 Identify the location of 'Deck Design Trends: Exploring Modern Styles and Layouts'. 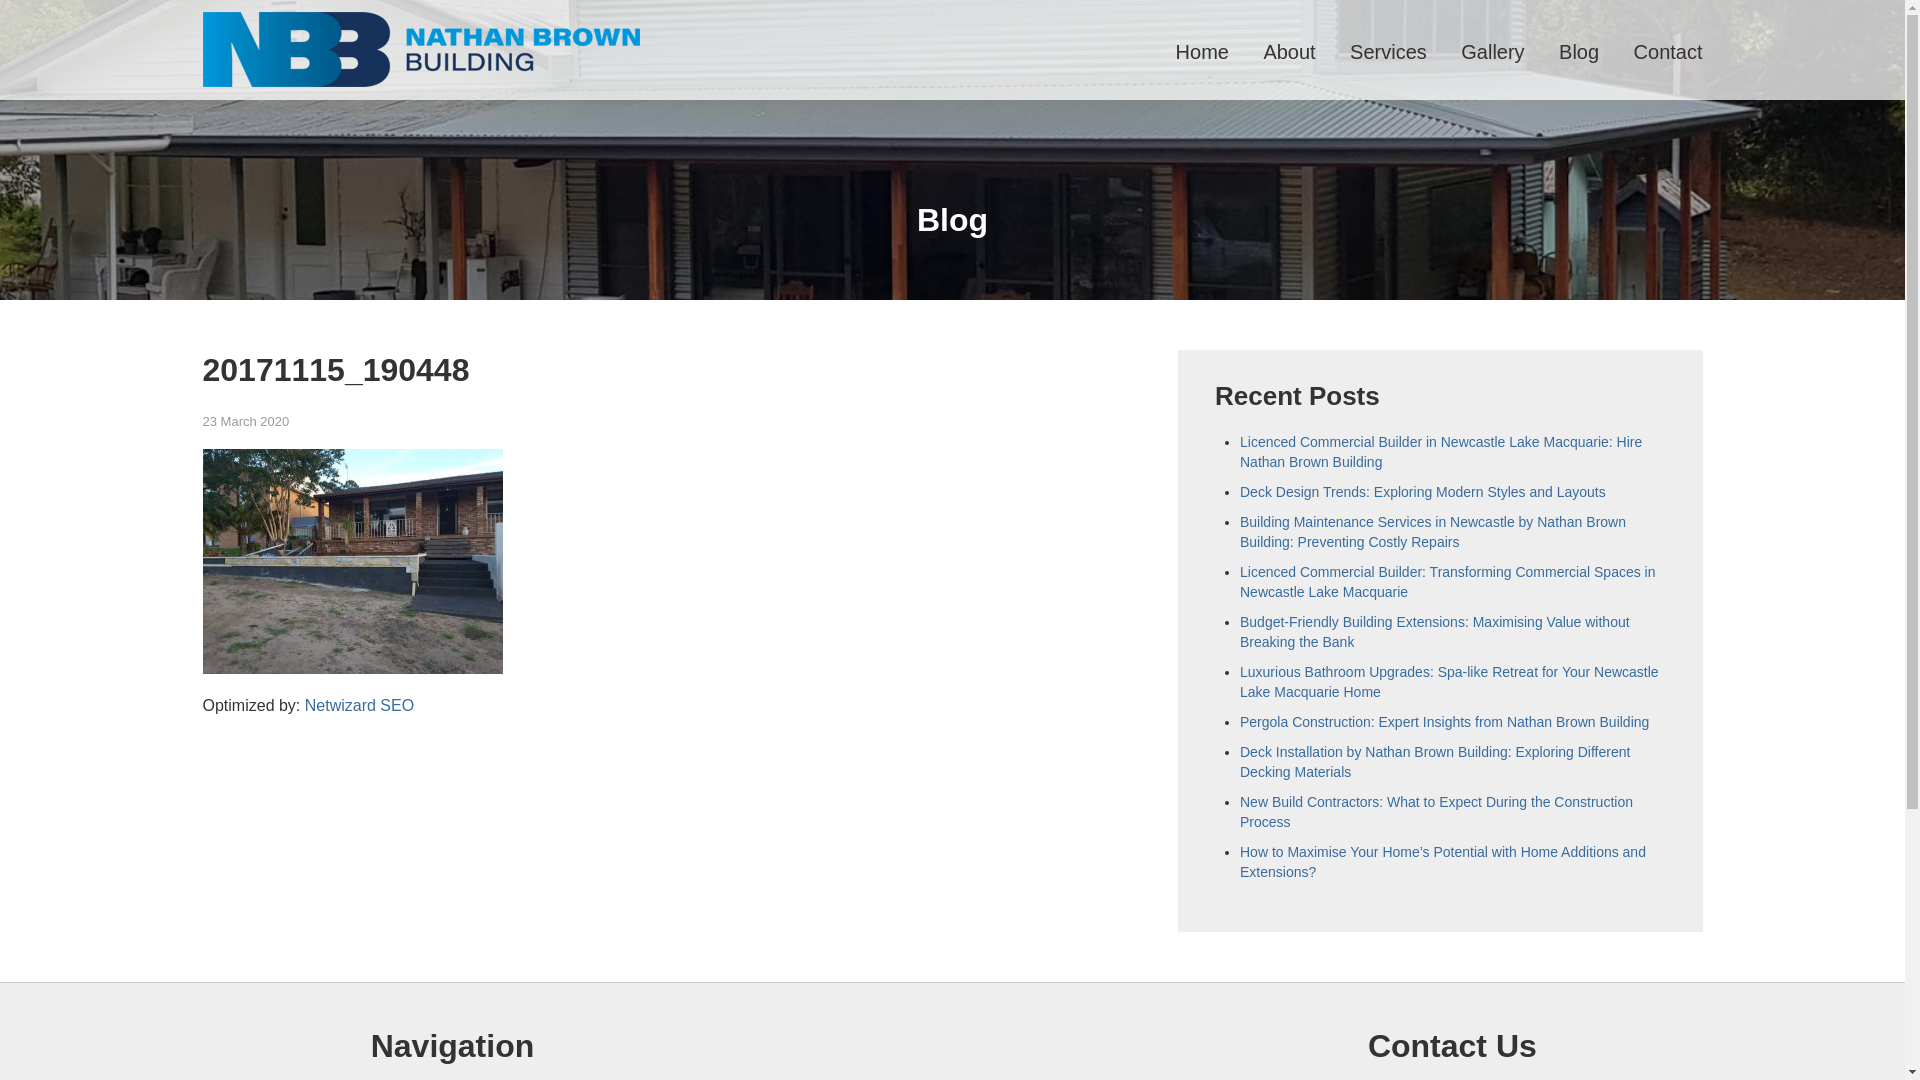
(1421, 492).